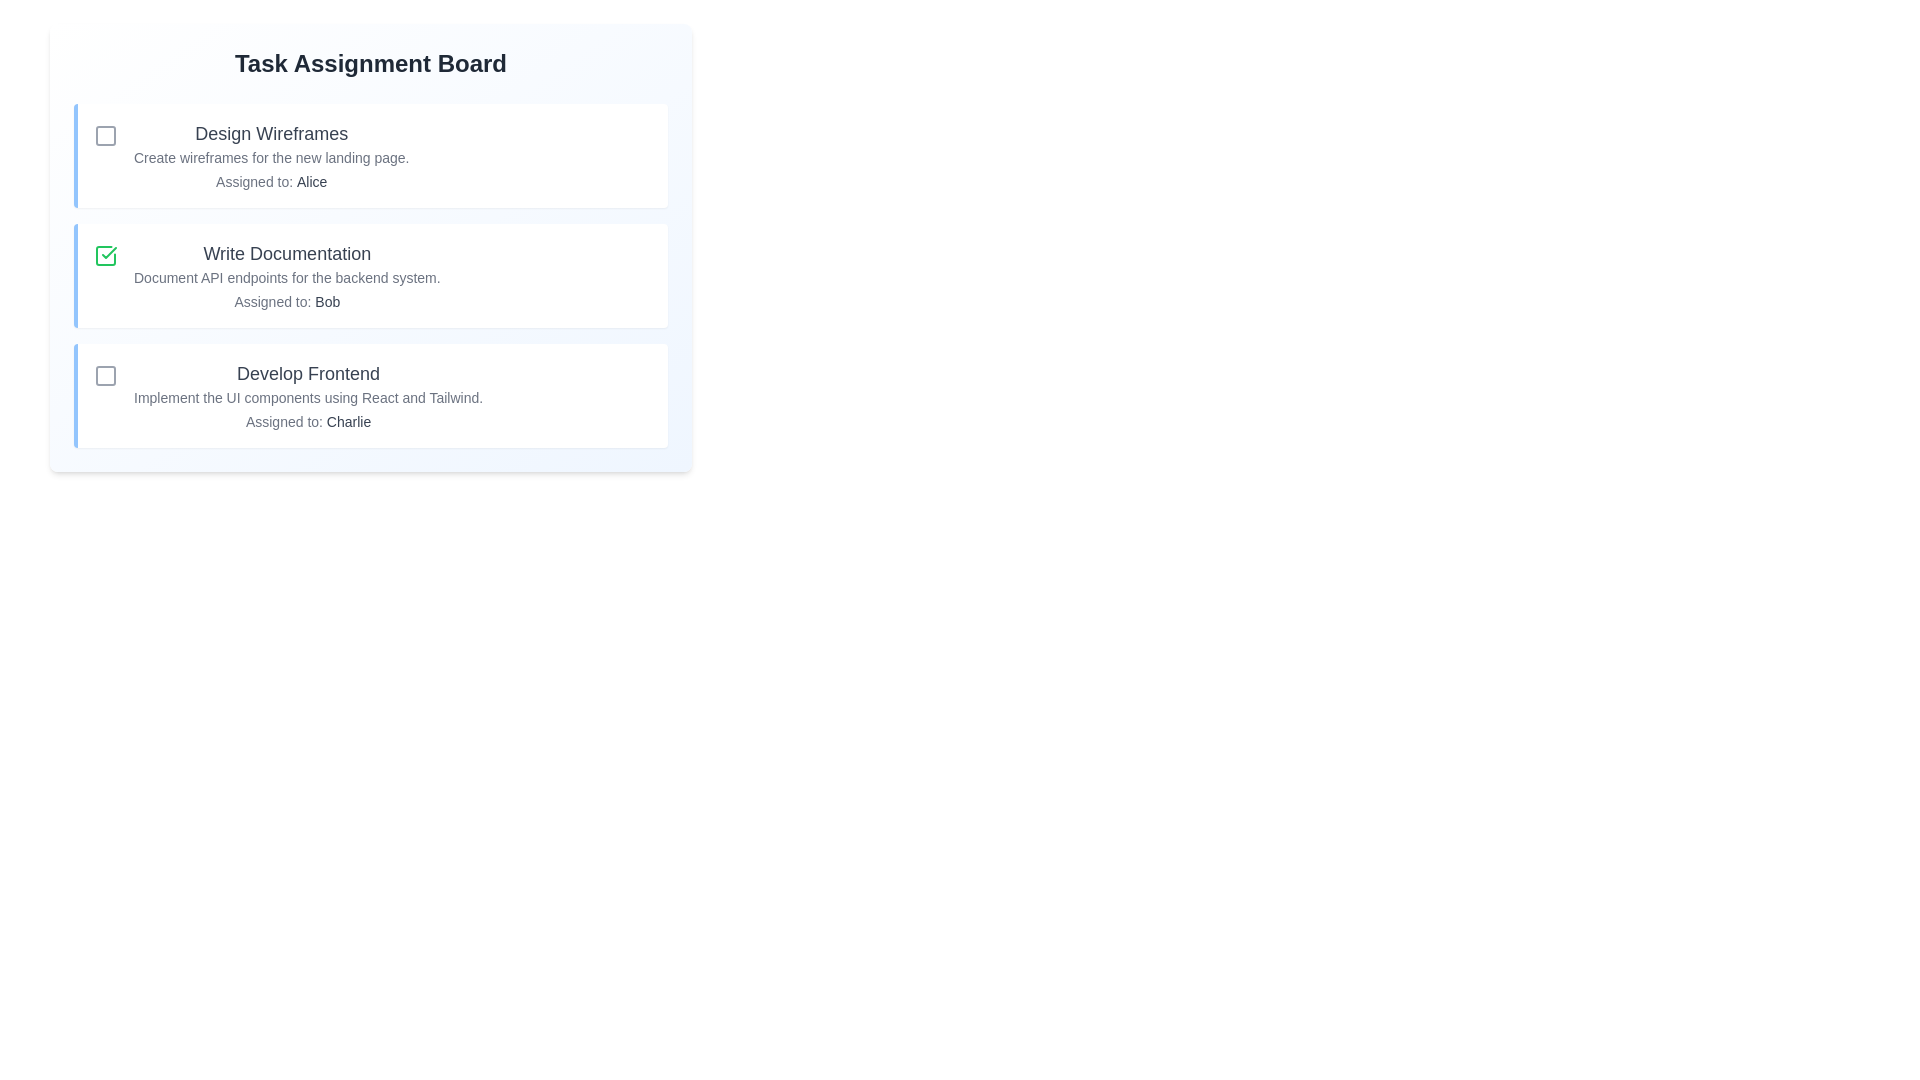 The height and width of the screenshot is (1080, 1920). Describe the element at coordinates (286, 301) in the screenshot. I see `the text label that signifies the assignee responsible for completing the 'Write Documentation' task, located at the bottom part of the task card following the description text` at that location.